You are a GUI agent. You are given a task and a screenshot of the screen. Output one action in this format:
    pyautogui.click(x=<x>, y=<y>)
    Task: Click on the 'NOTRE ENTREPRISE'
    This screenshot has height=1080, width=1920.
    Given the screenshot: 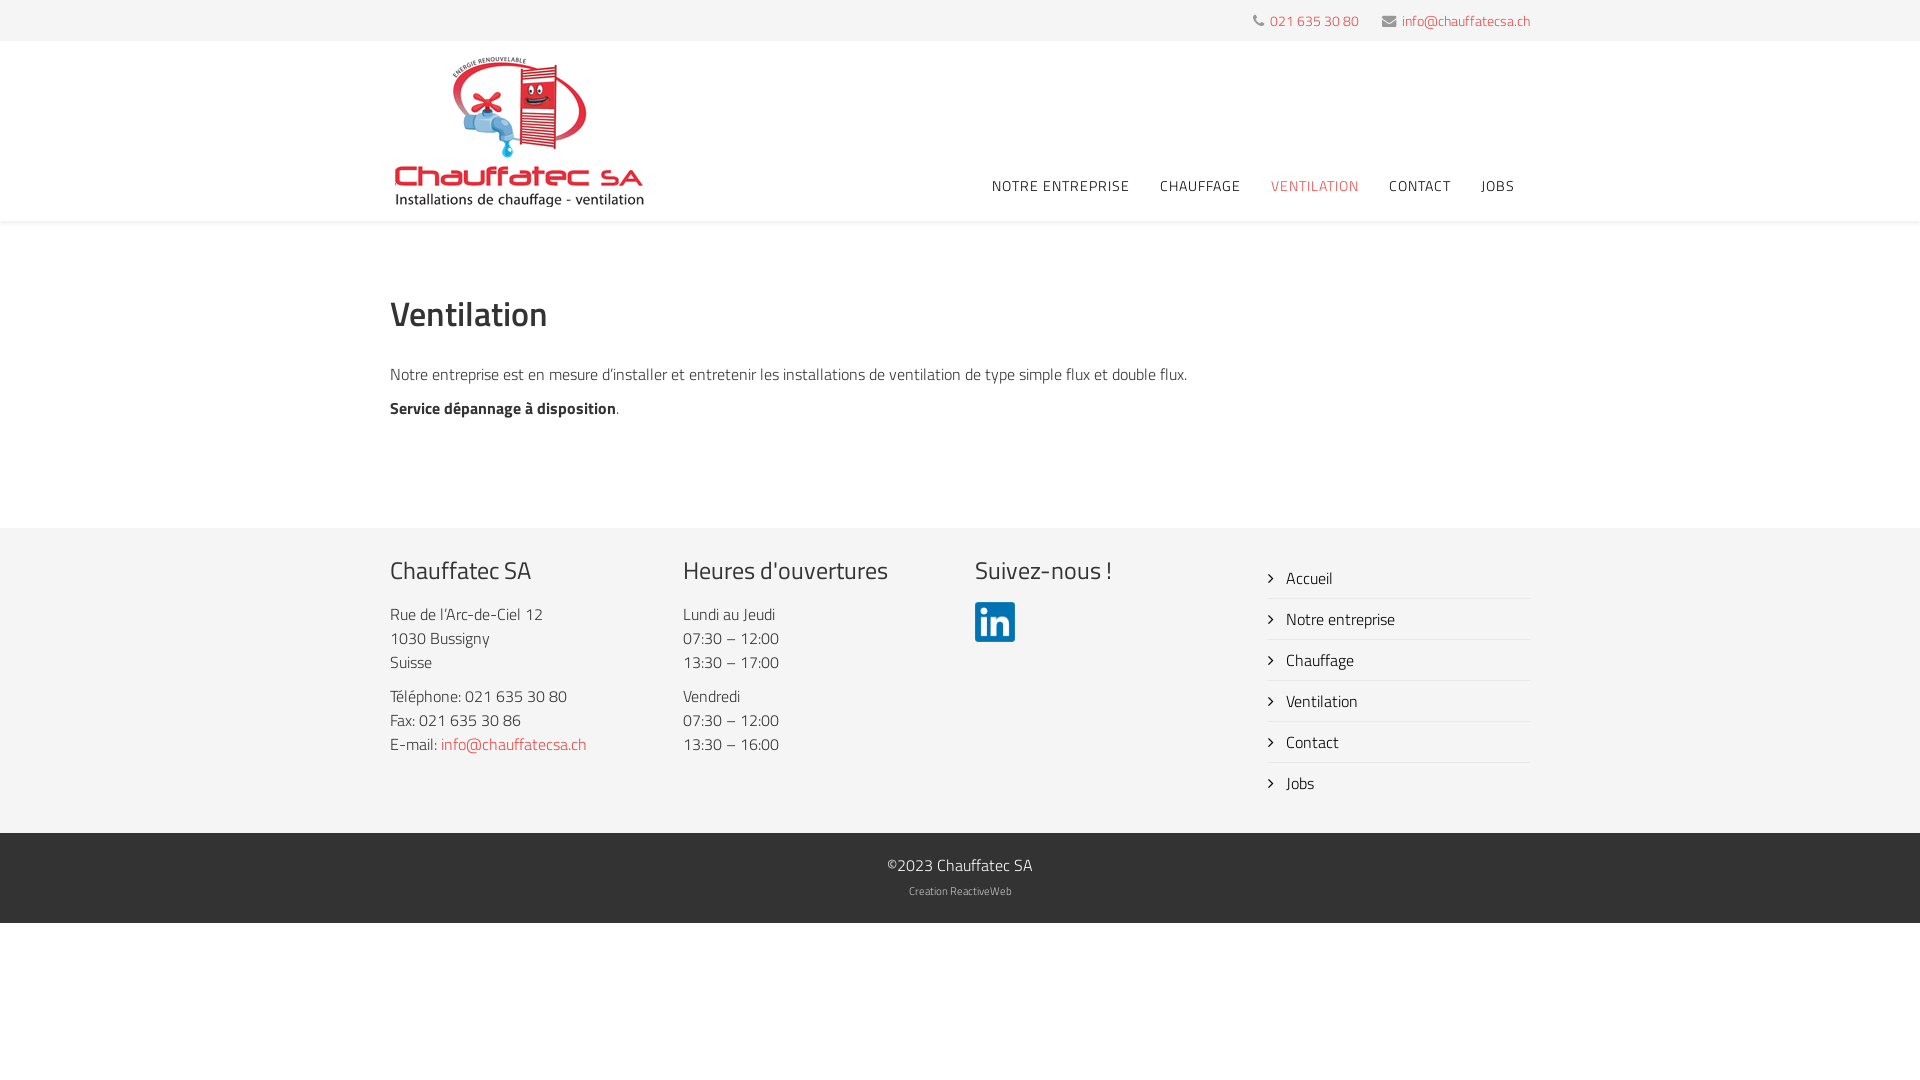 What is the action you would take?
    pyautogui.click(x=1059, y=185)
    